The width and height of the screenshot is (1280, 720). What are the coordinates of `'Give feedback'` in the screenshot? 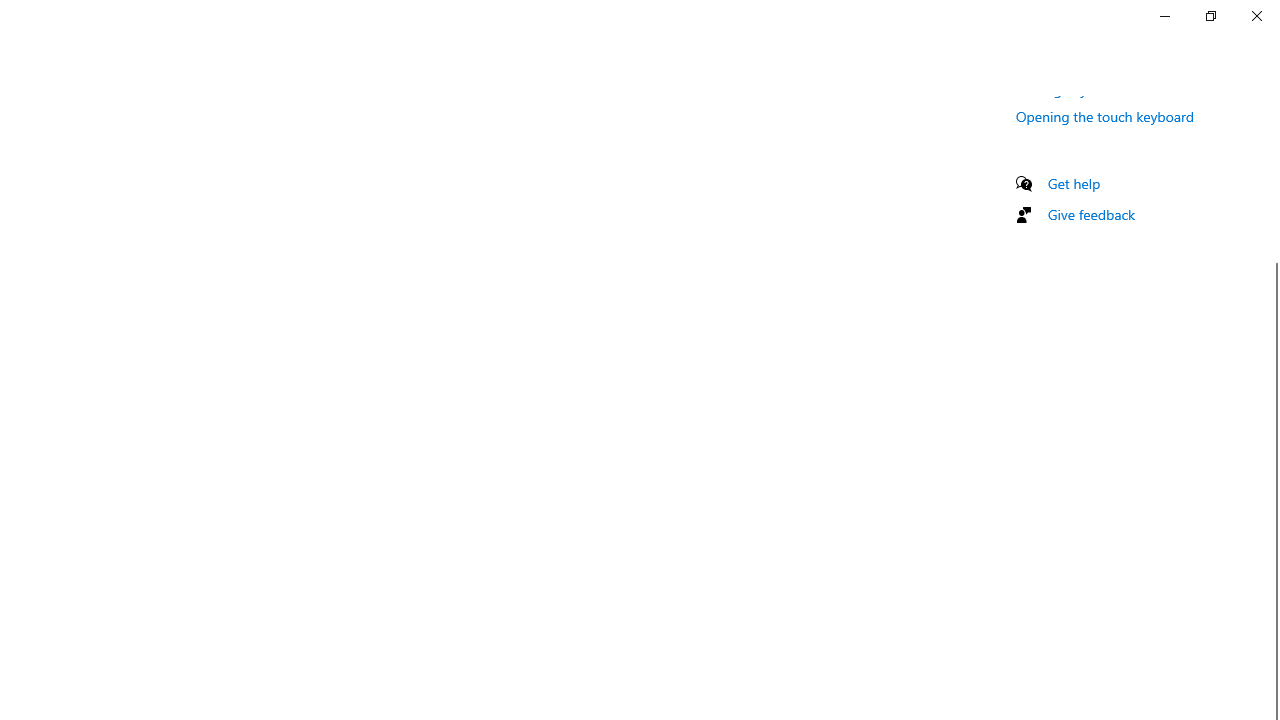 It's located at (1090, 214).